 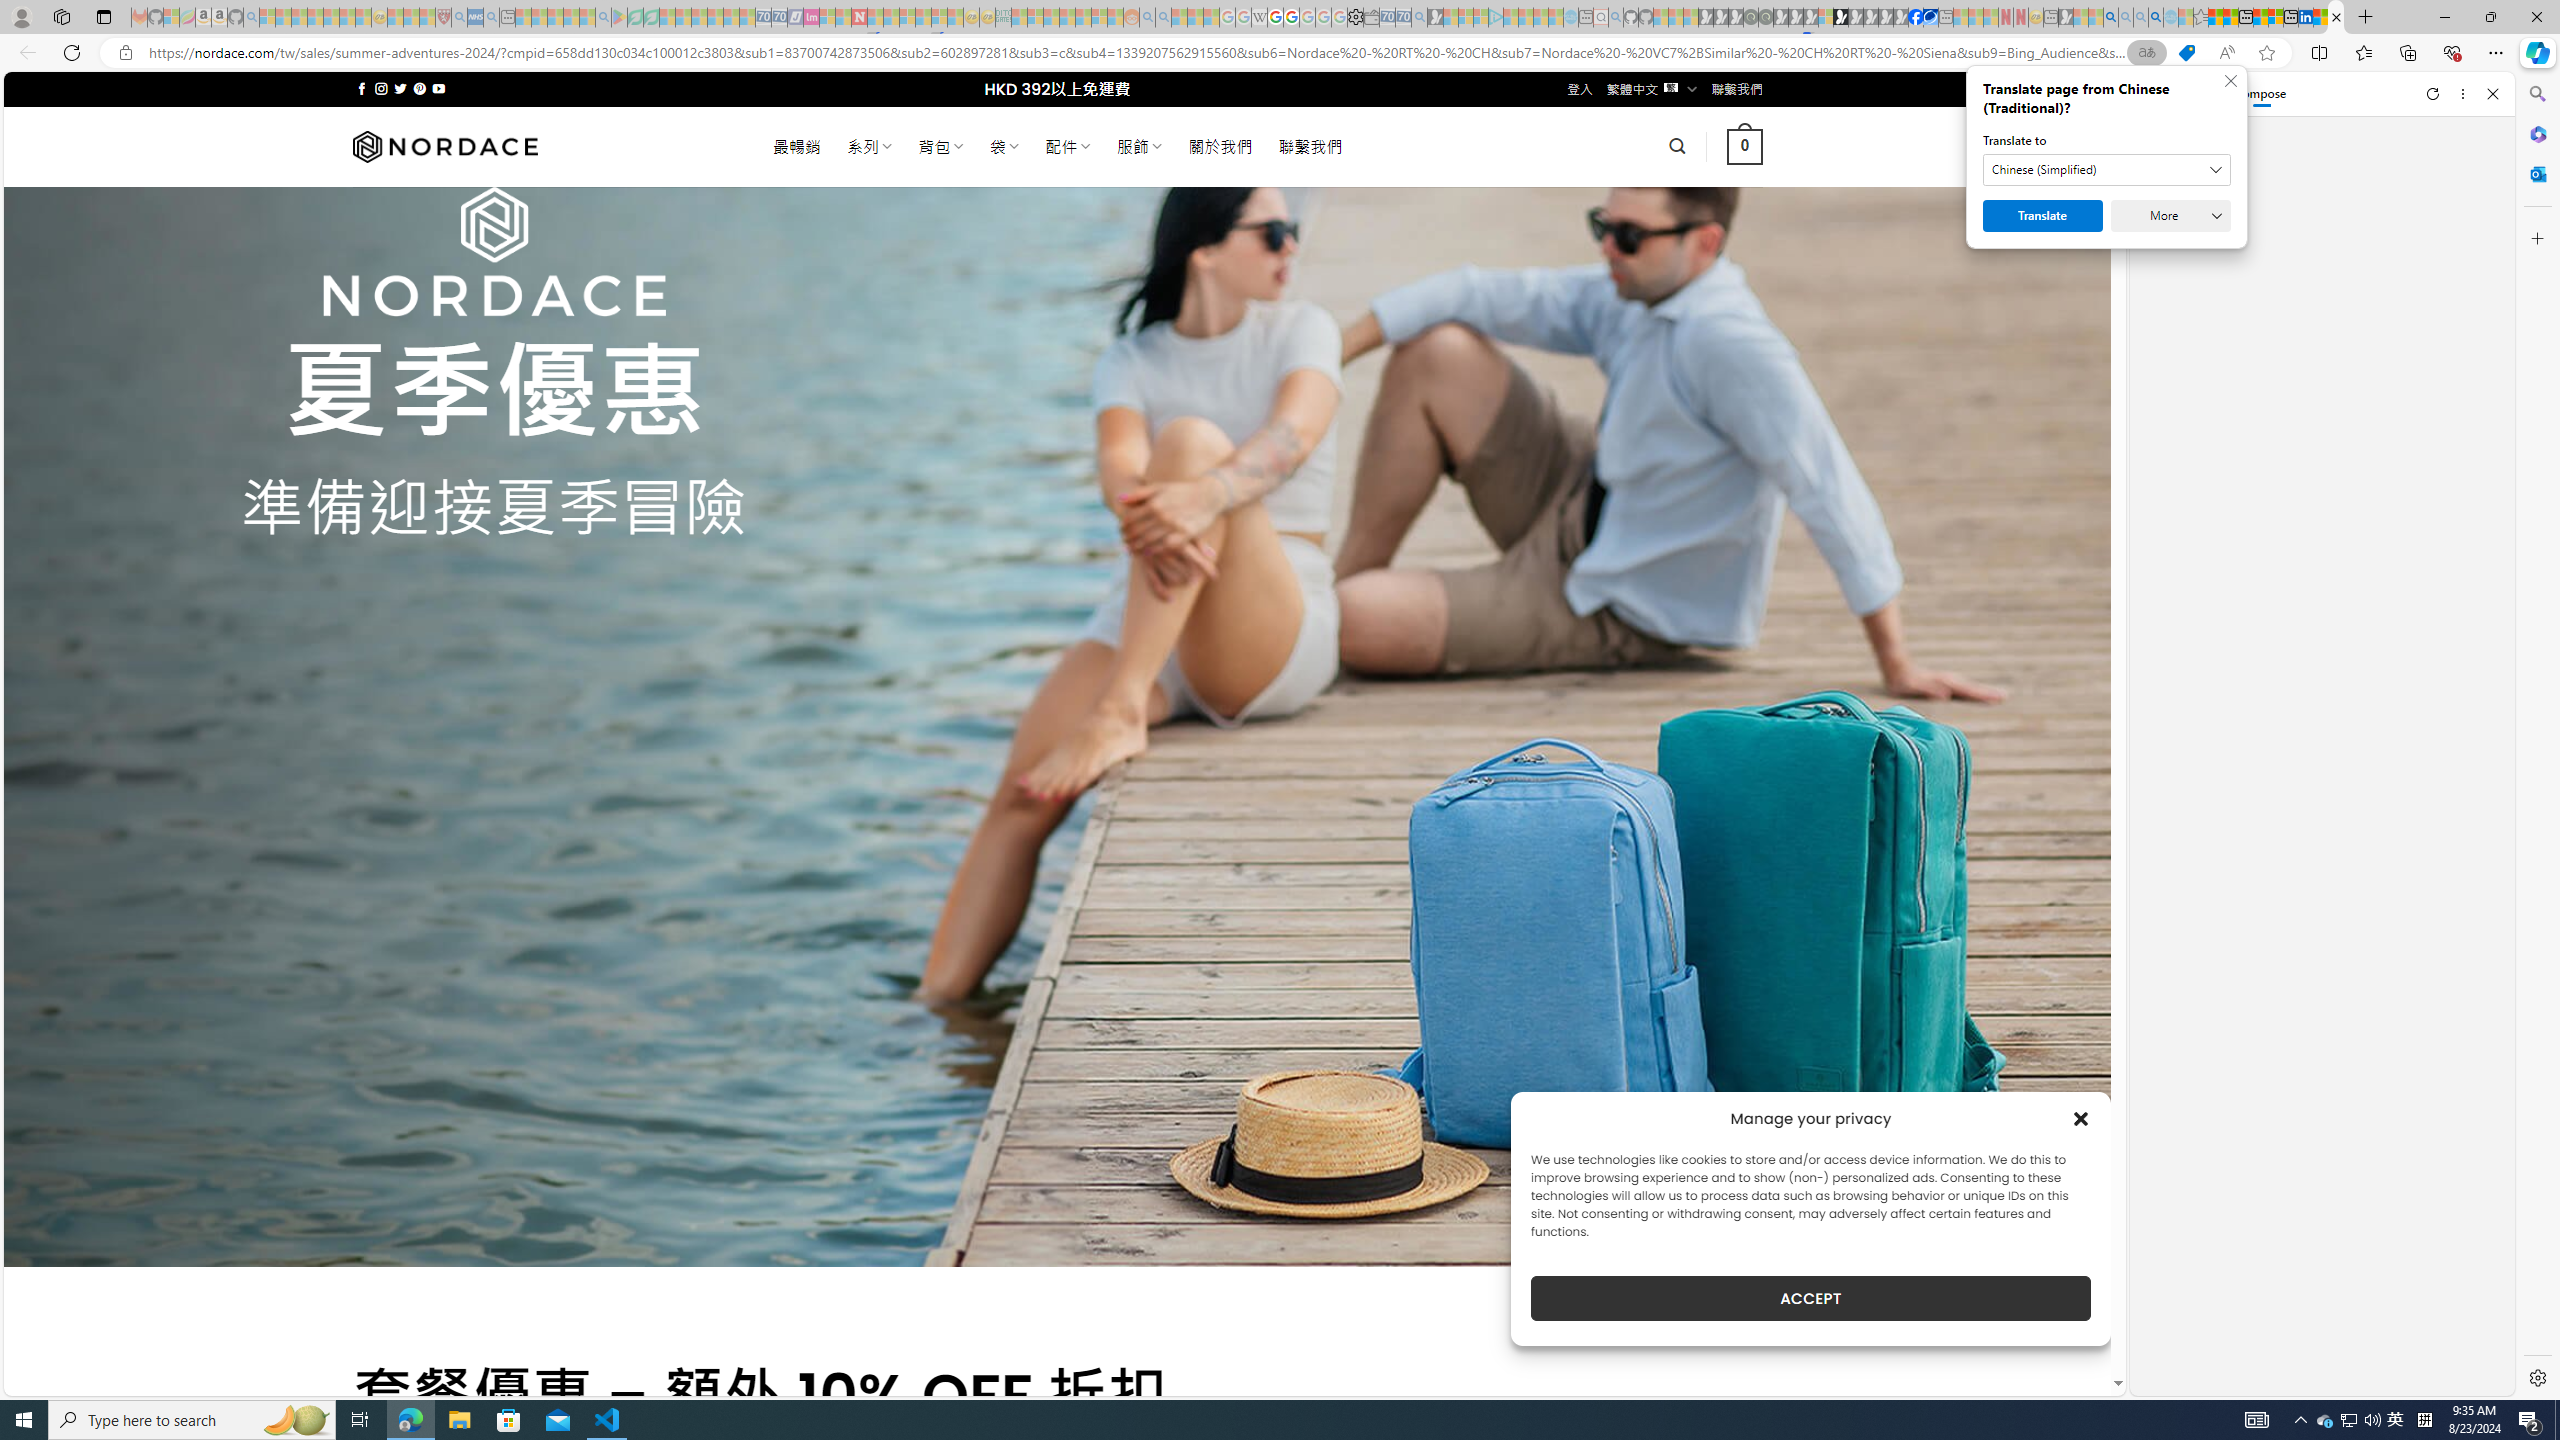 I want to click on 'Future Focus Report 2024 - Sleeping', so click(x=1765, y=16).